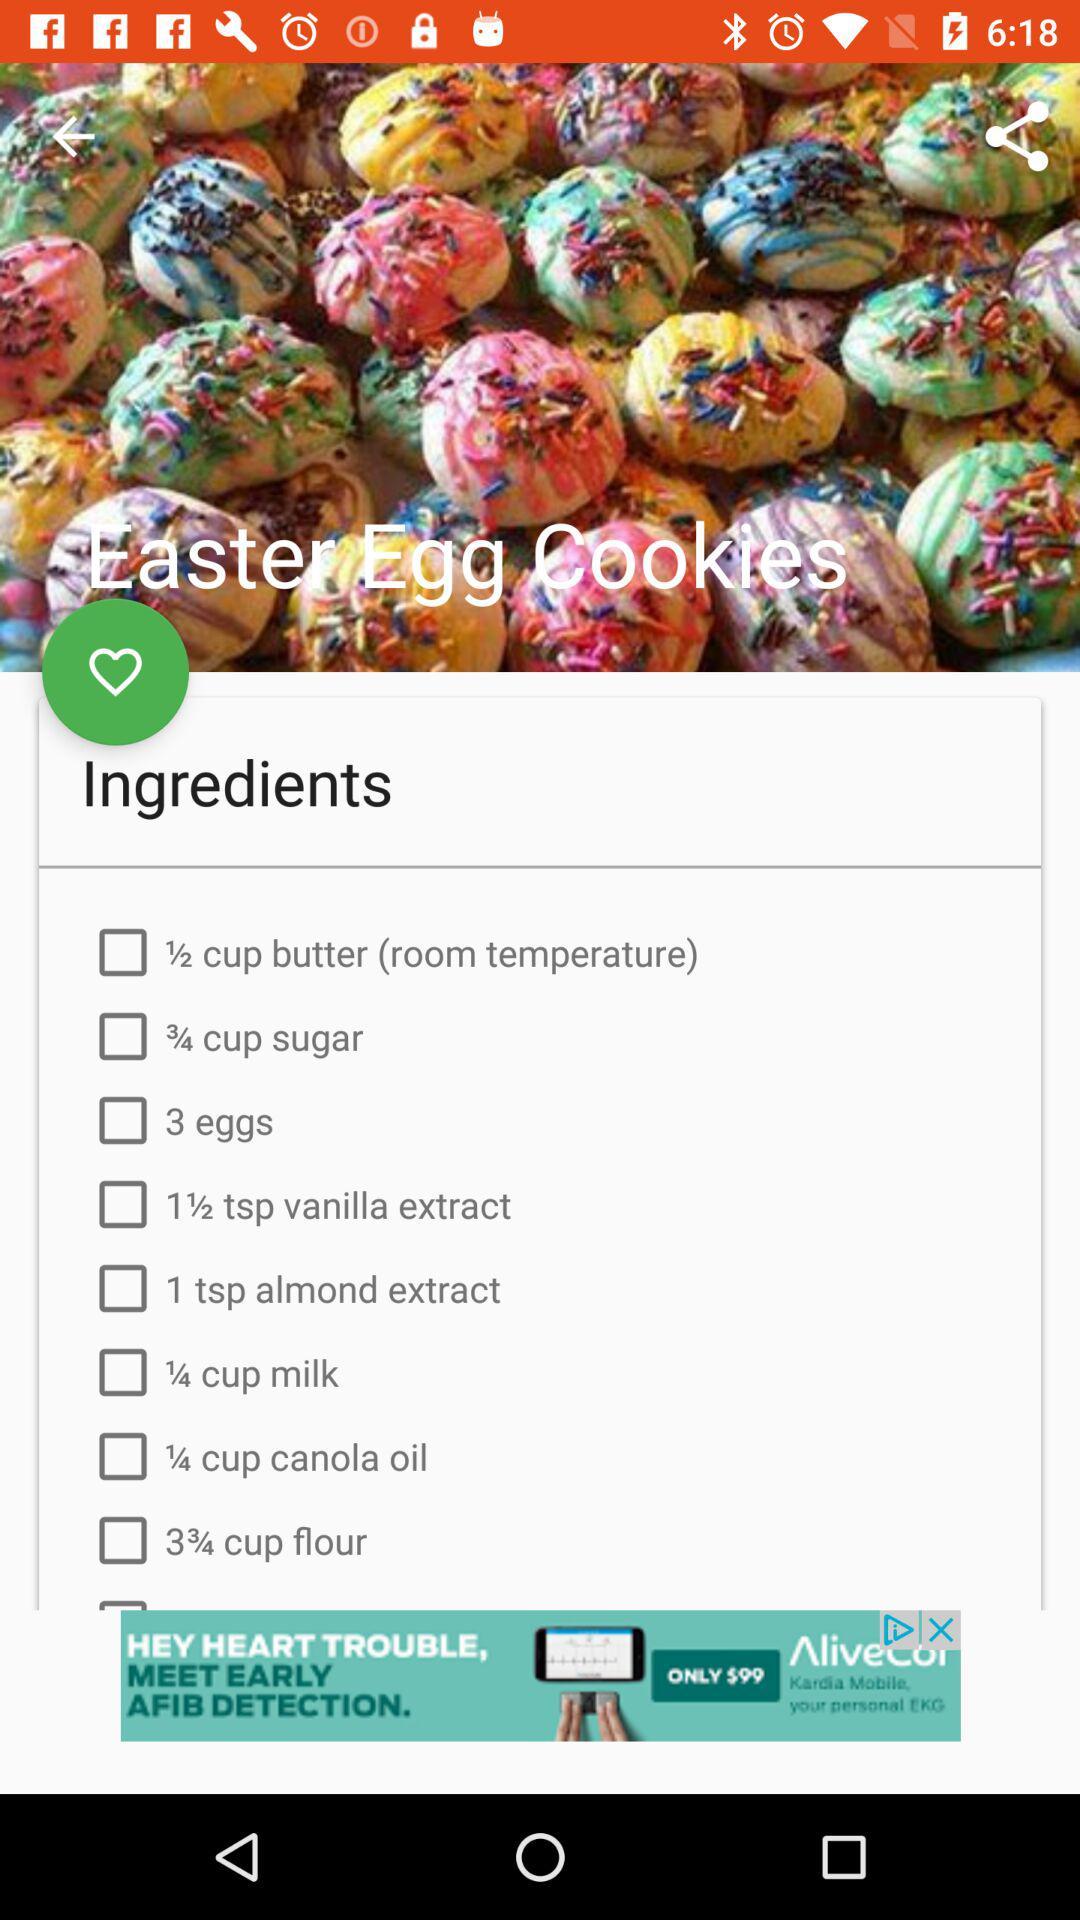 This screenshot has width=1080, height=1920. What do you see at coordinates (115, 672) in the screenshot?
I see `rating` at bounding box center [115, 672].